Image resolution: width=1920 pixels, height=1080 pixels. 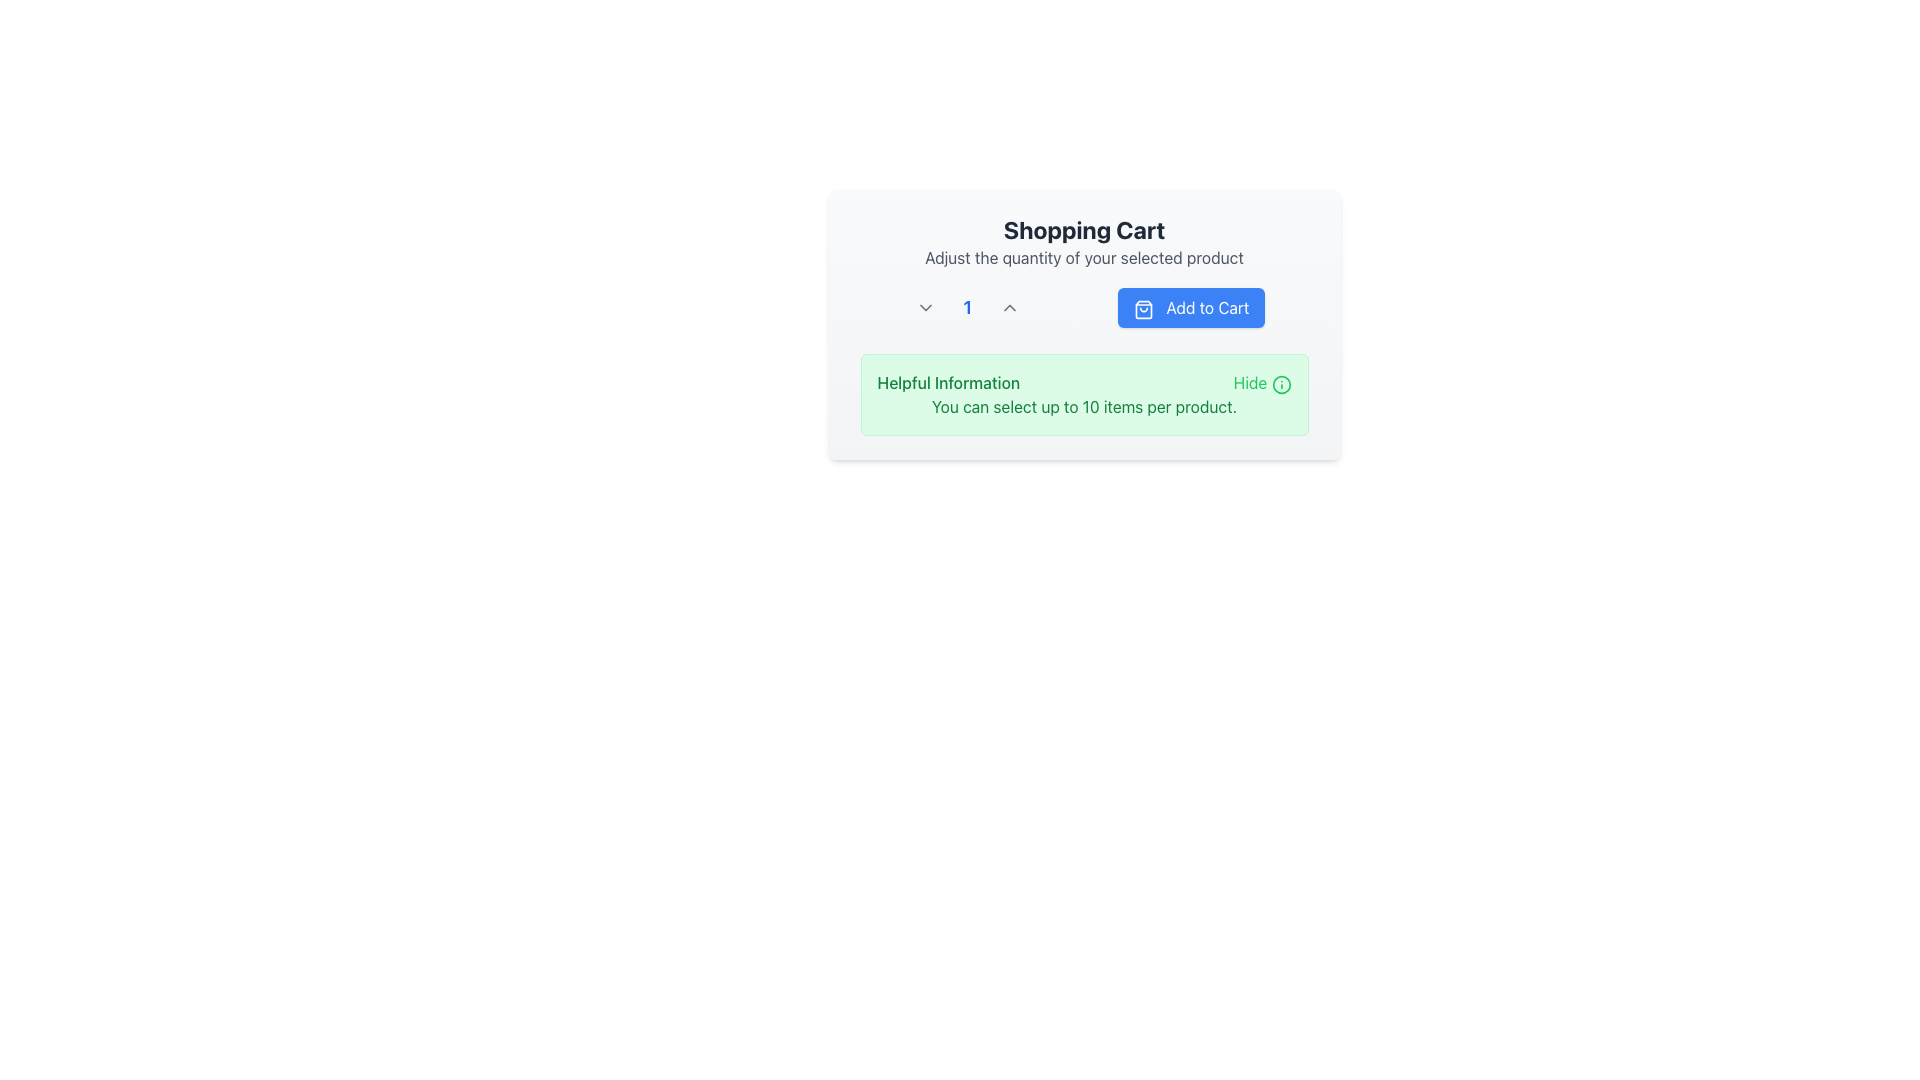 I want to click on the static text displaying 'Adjust the quantity of your selected product', which is located below the bold heading 'Shopping Cart', so click(x=1083, y=257).